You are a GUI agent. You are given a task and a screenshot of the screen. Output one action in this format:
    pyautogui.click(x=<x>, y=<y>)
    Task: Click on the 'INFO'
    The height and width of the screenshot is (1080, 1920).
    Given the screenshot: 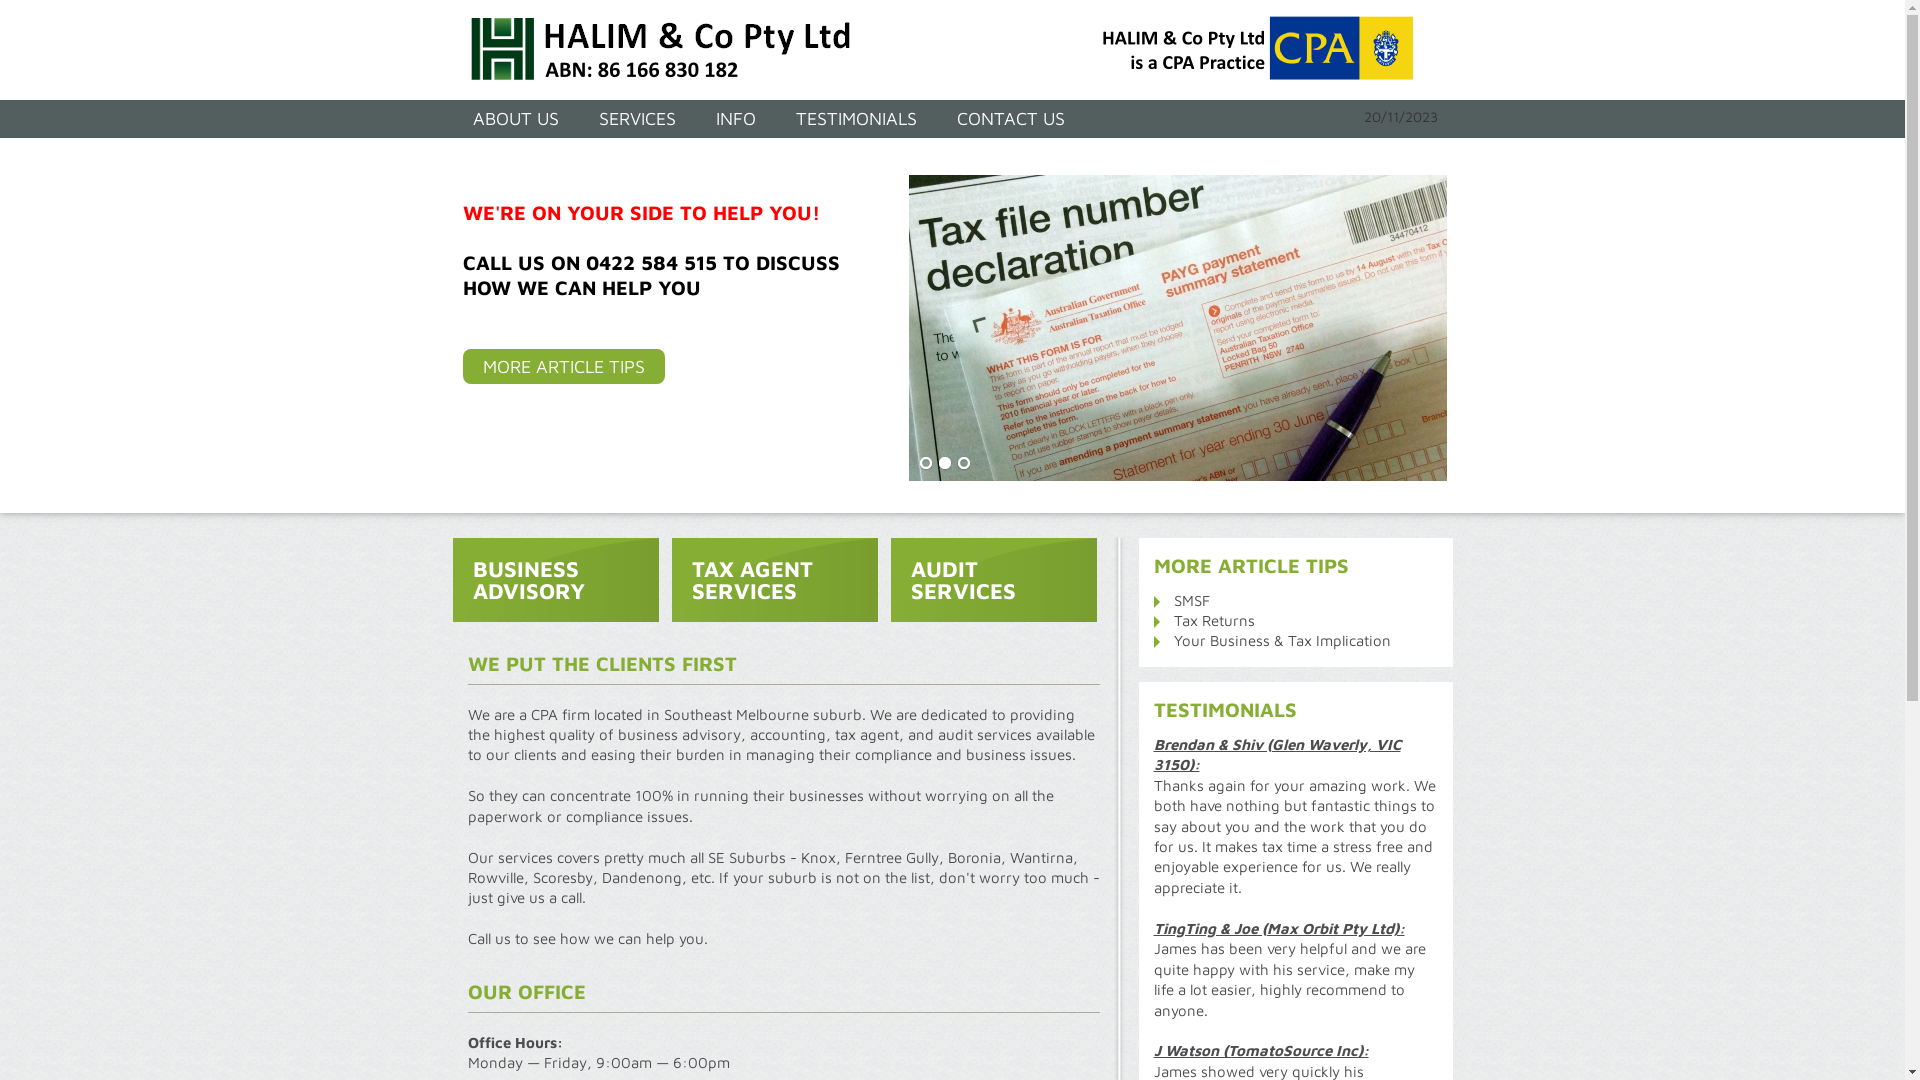 What is the action you would take?
    pyautogui.click(x=696, y=119)
    